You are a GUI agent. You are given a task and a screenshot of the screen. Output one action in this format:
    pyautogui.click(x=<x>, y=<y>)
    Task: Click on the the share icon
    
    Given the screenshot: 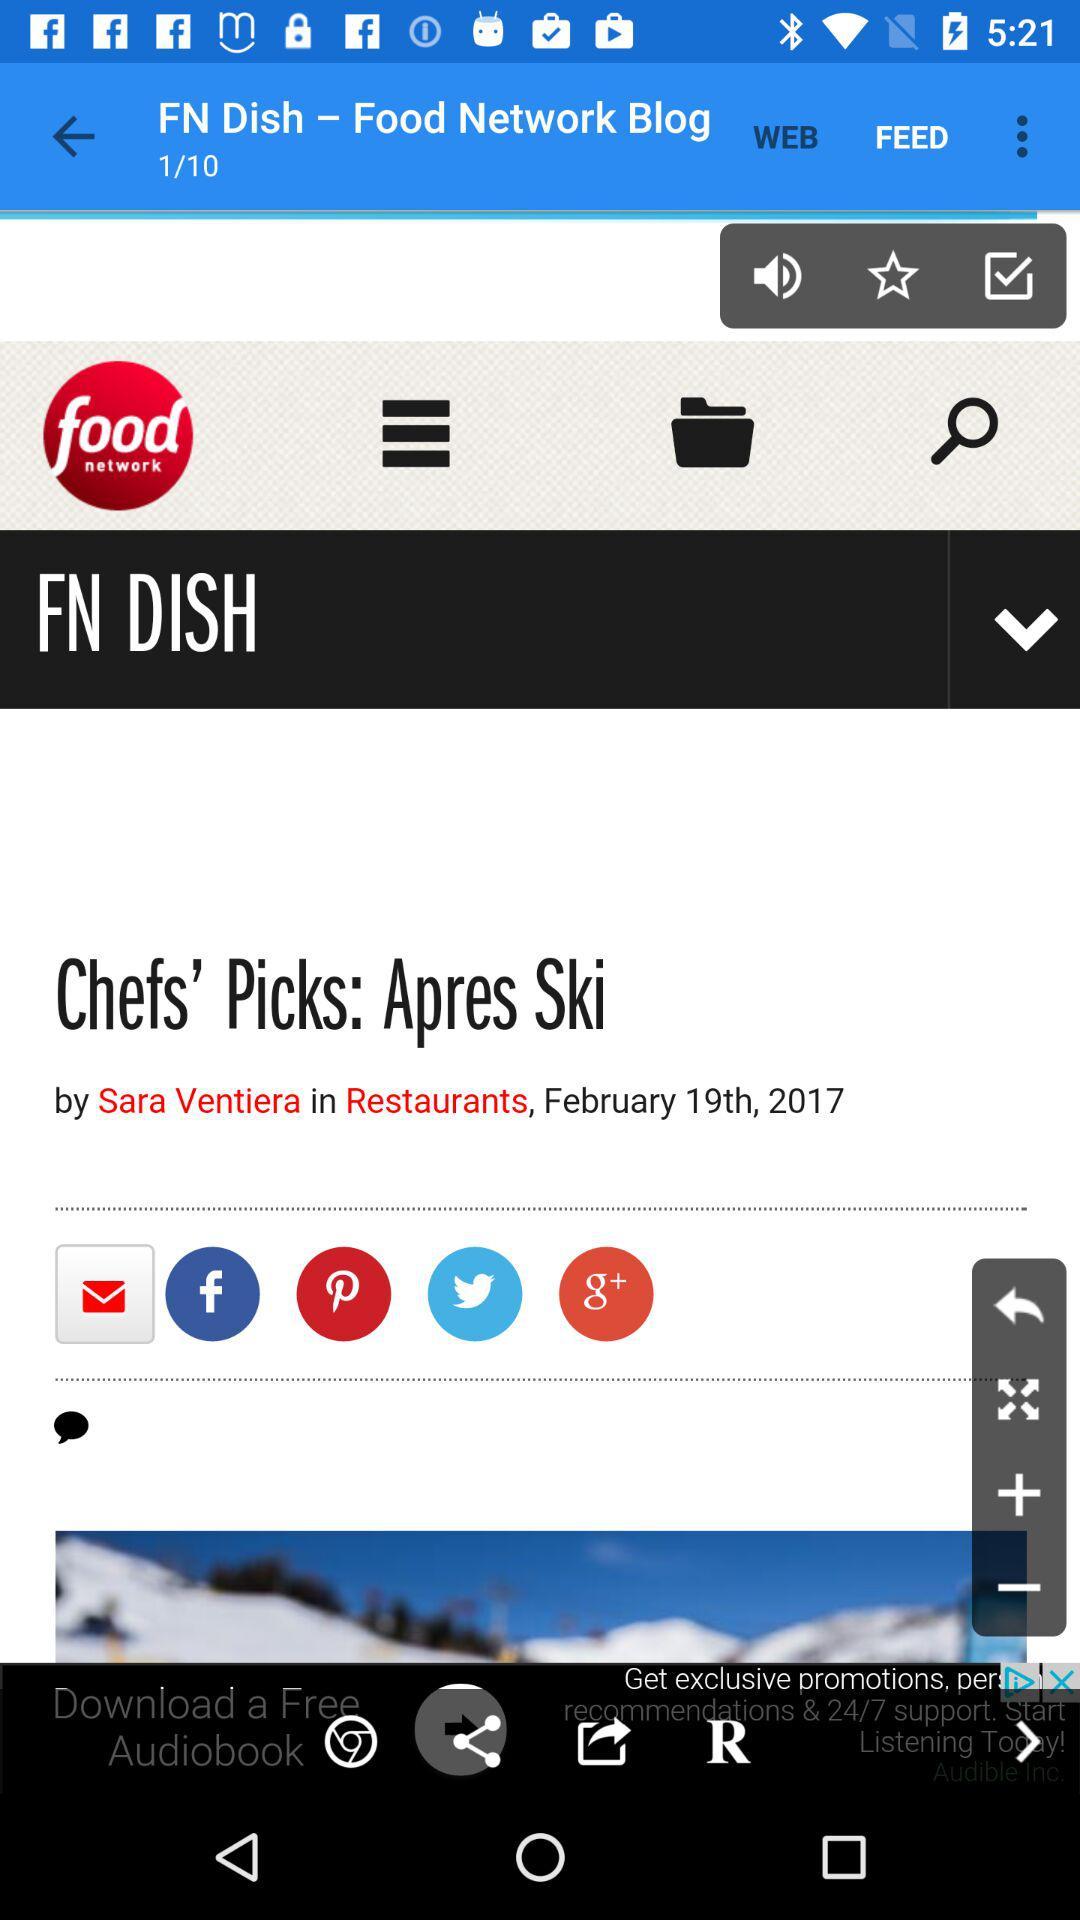 What is the action you would take?
    pyautogui.click(x=477, y=1740)
    